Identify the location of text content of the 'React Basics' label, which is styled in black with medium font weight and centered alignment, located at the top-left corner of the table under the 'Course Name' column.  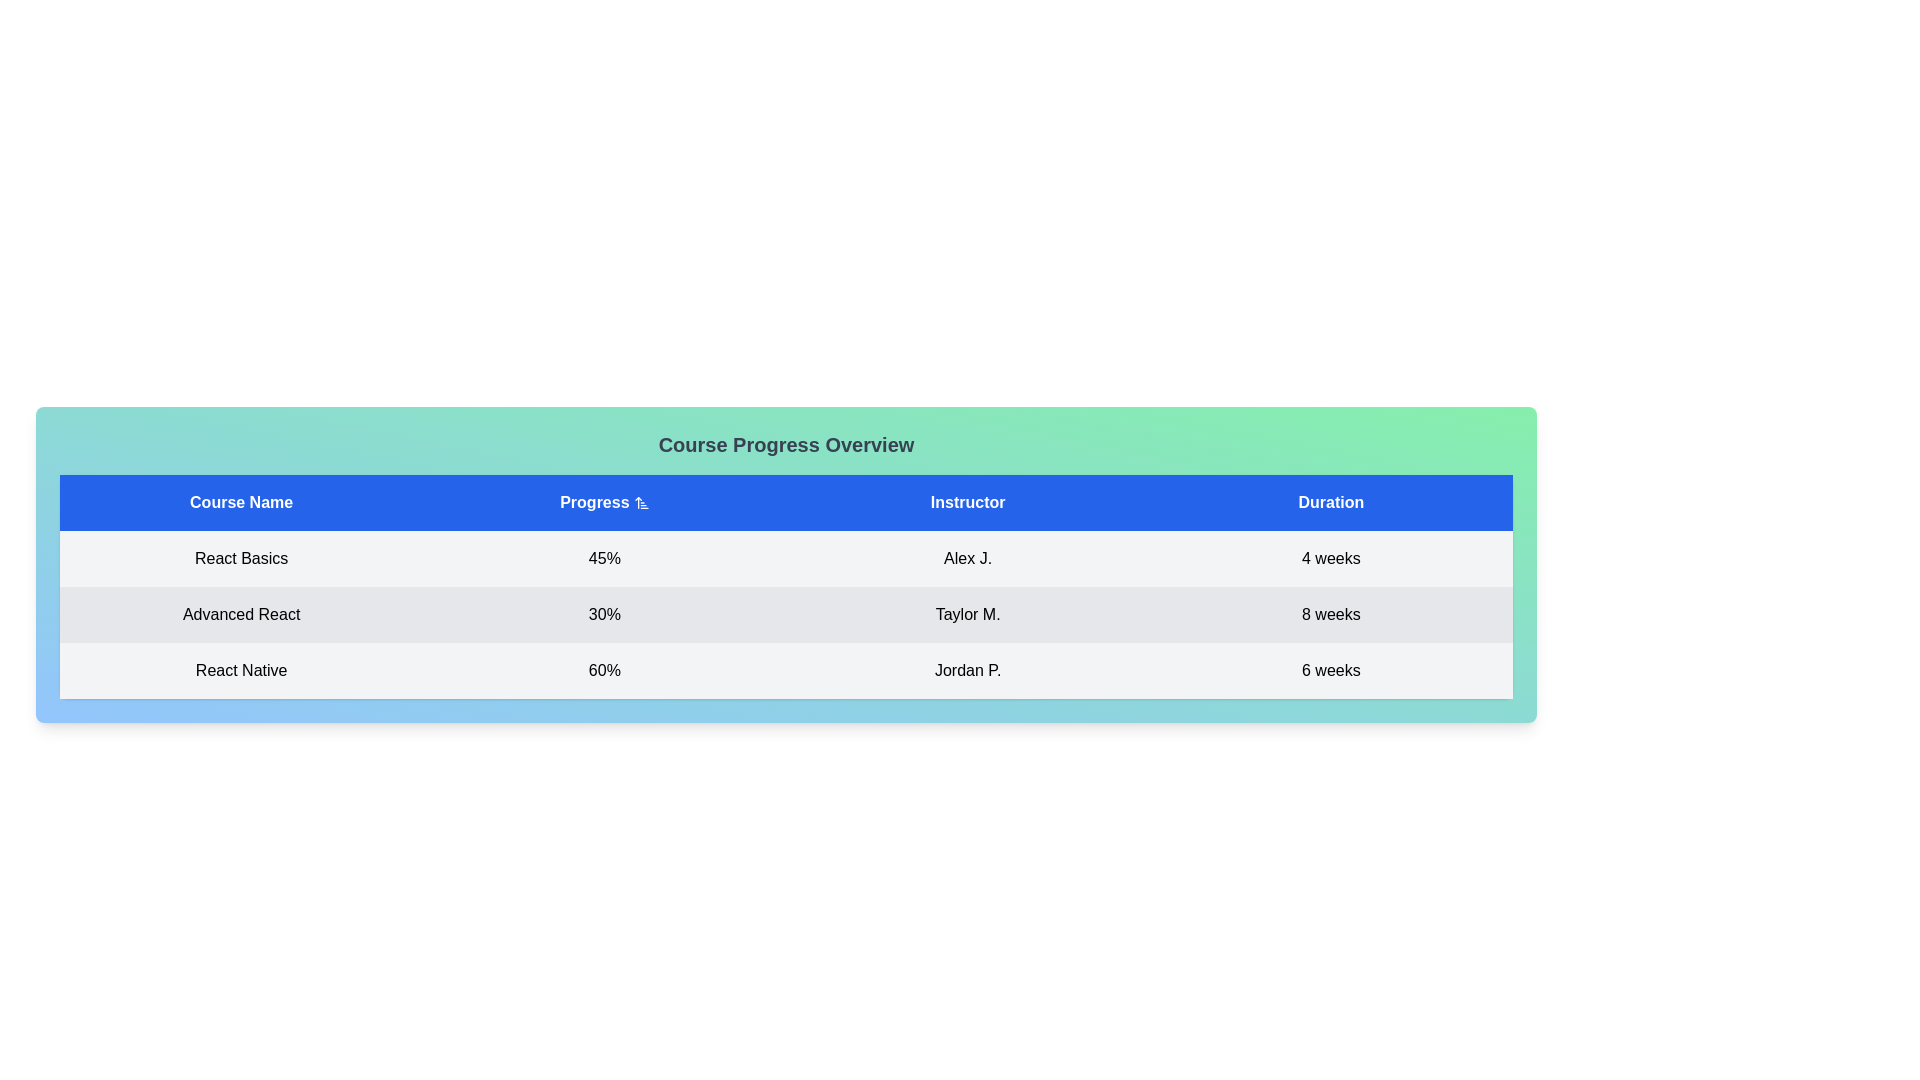
(240, 559).